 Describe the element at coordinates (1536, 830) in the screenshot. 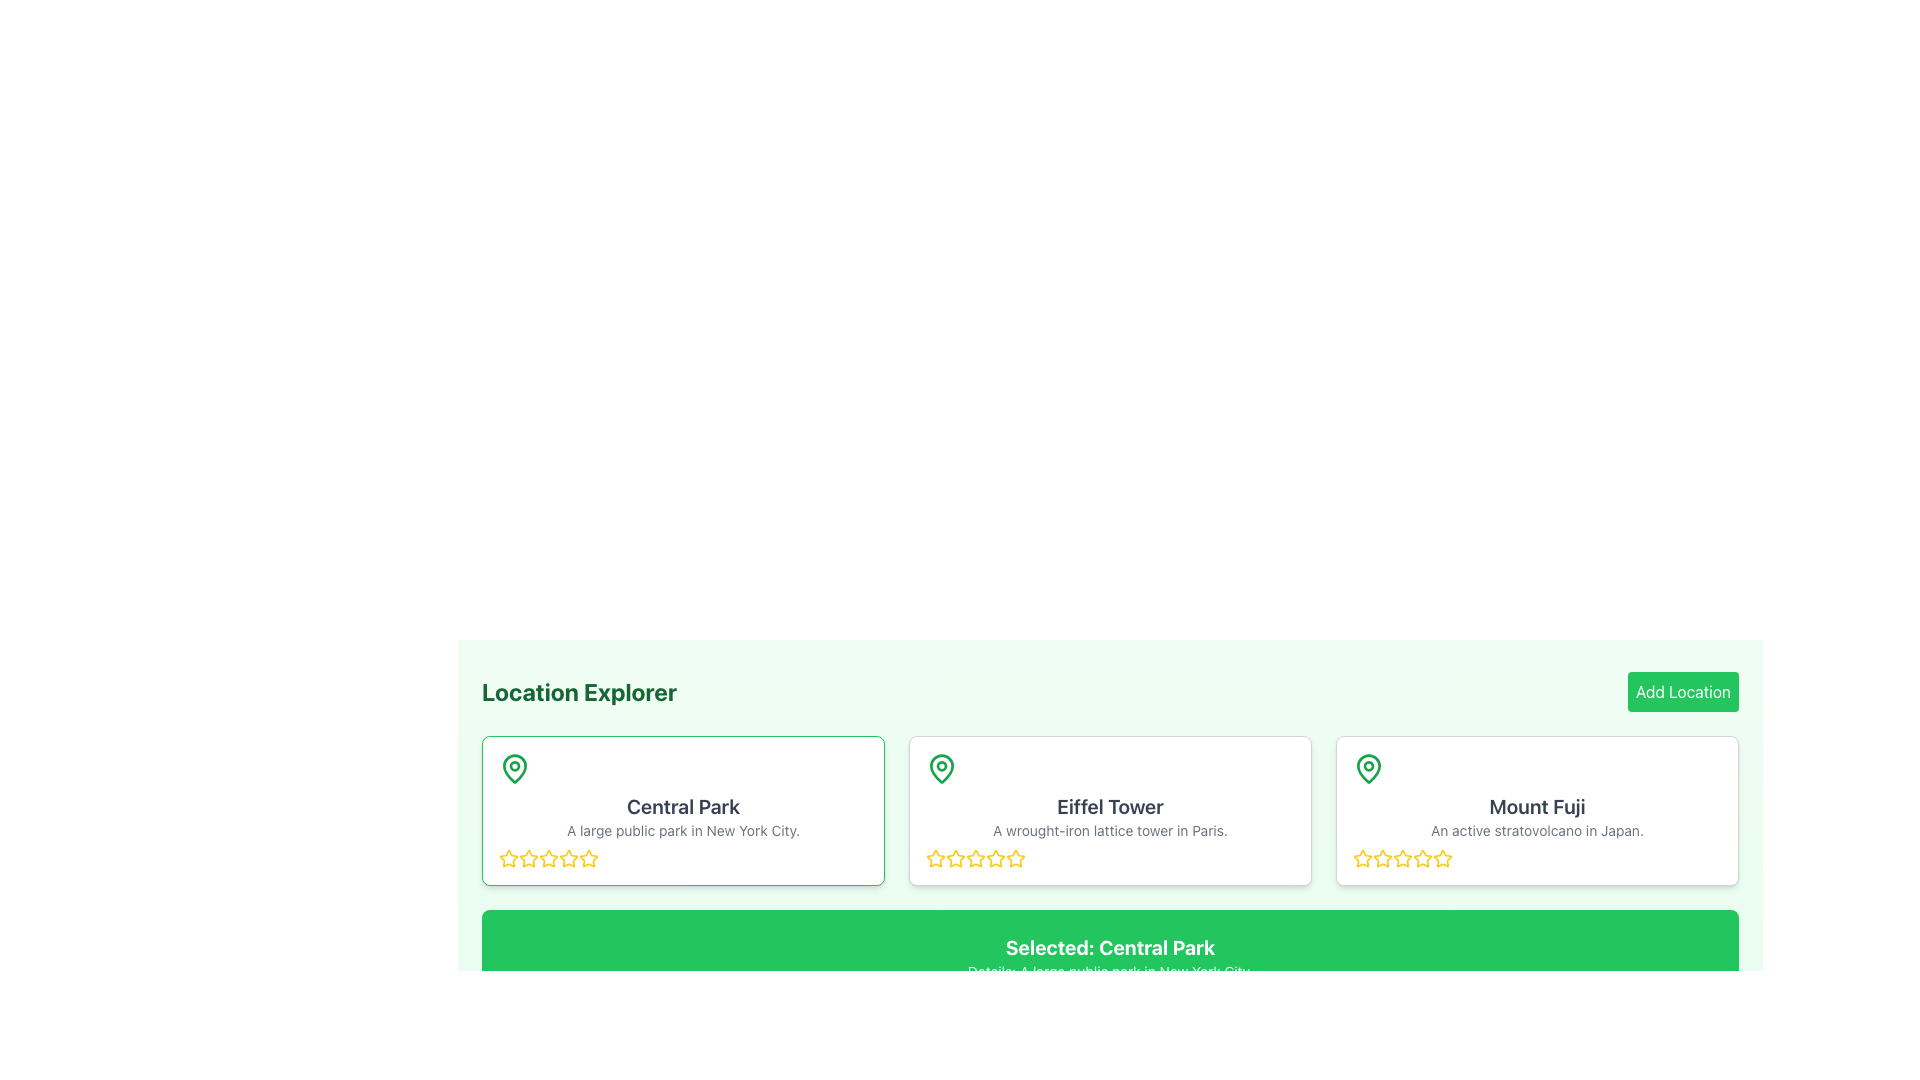

I see `the static text element that reads 'An active stratovolcano in Japan.' which is located in the card labeled 'Mount Fuji', positioned below the title 'Mount Fuji' and above a row of yellow stars` at that location.